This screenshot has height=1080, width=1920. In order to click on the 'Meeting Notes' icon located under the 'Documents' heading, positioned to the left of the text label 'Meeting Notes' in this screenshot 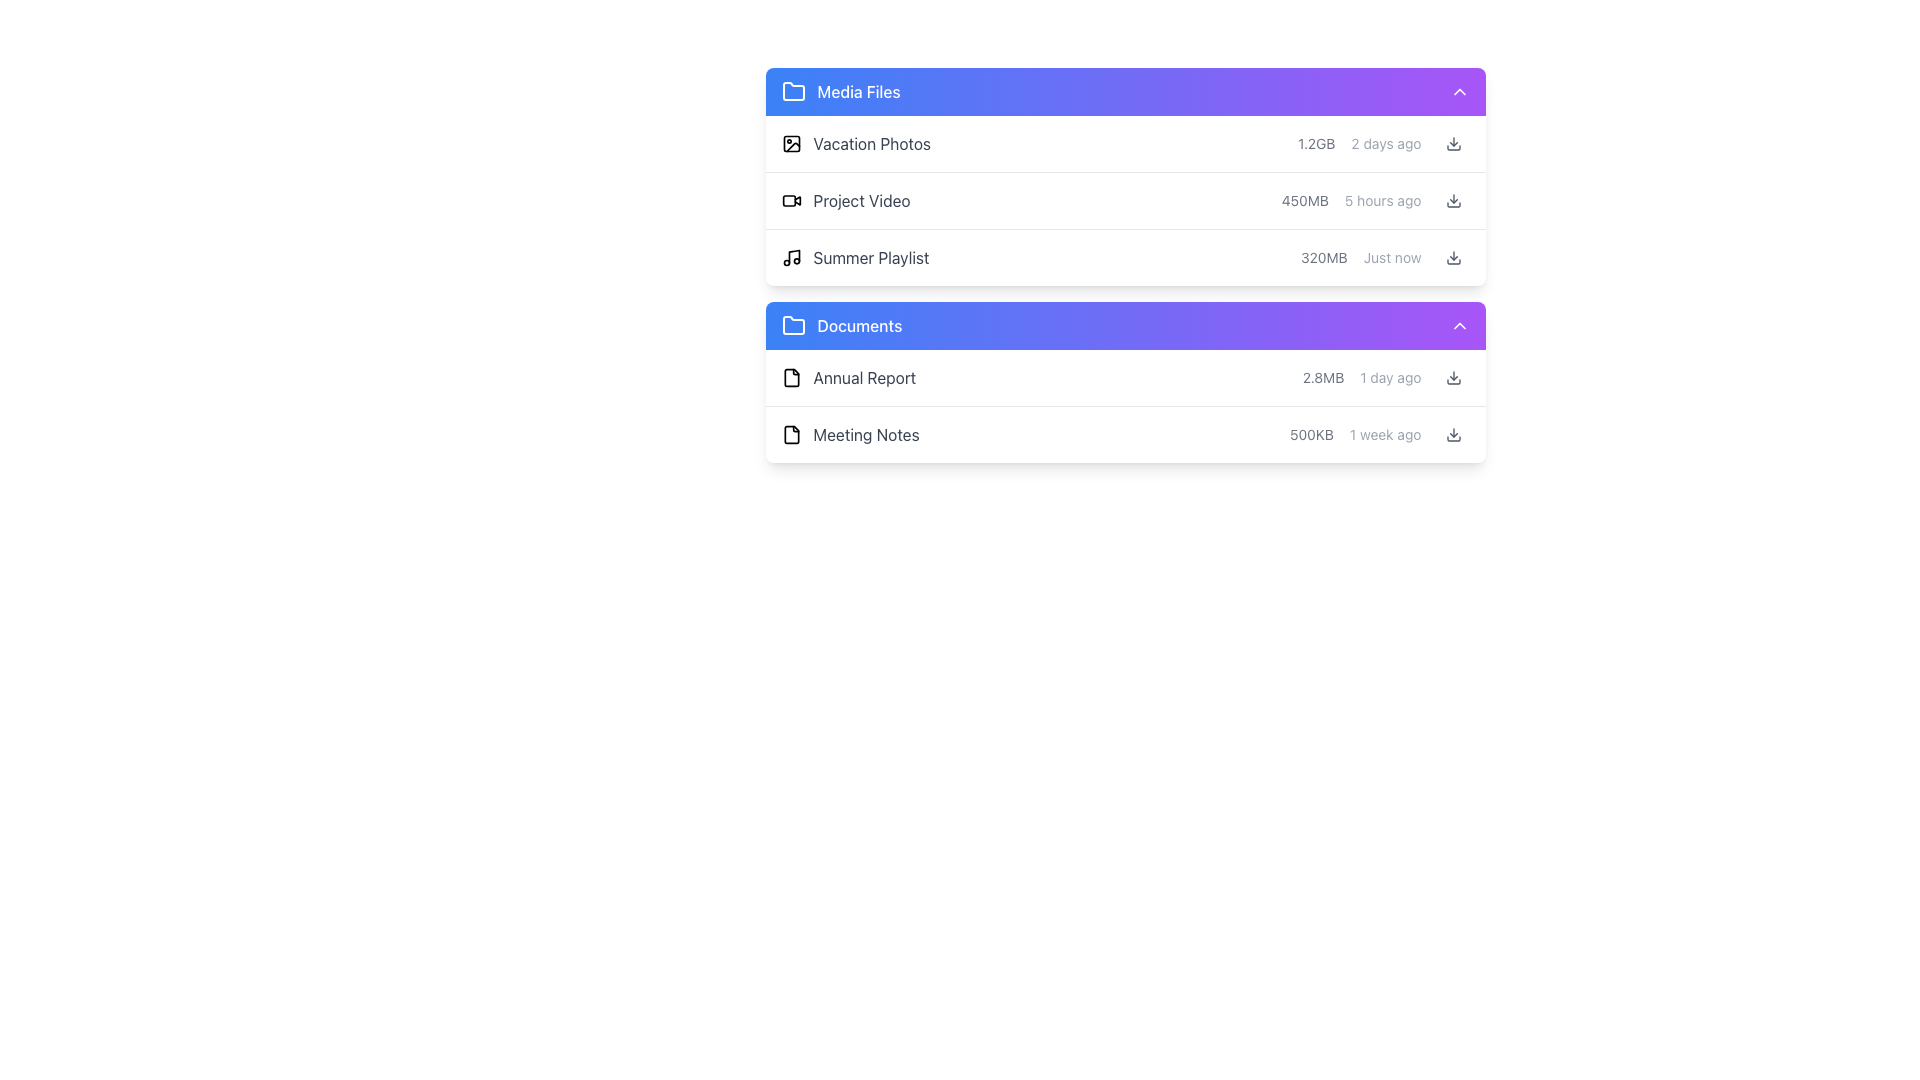, I will do `click(790, 434)`.